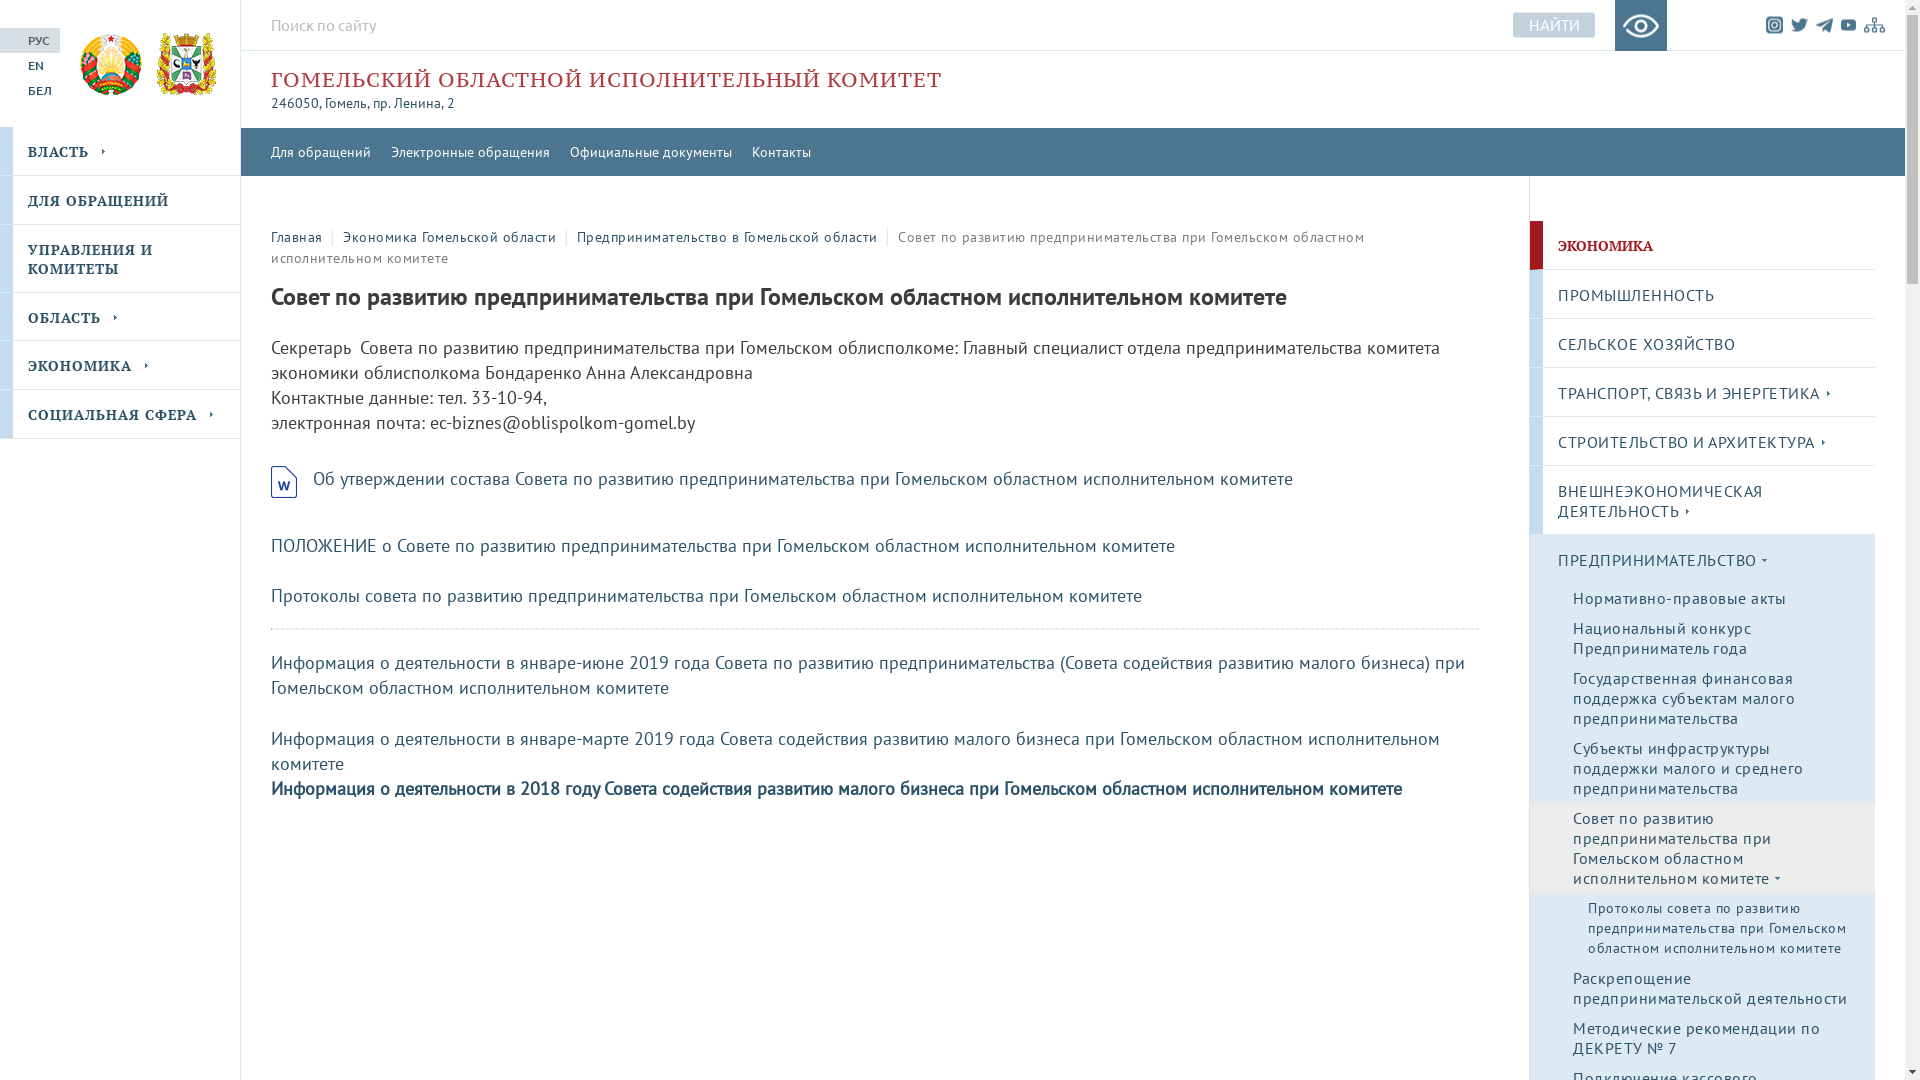  Describe the element at coordinates (0, 64) in the screenshot. I see `'EN'` at that location.